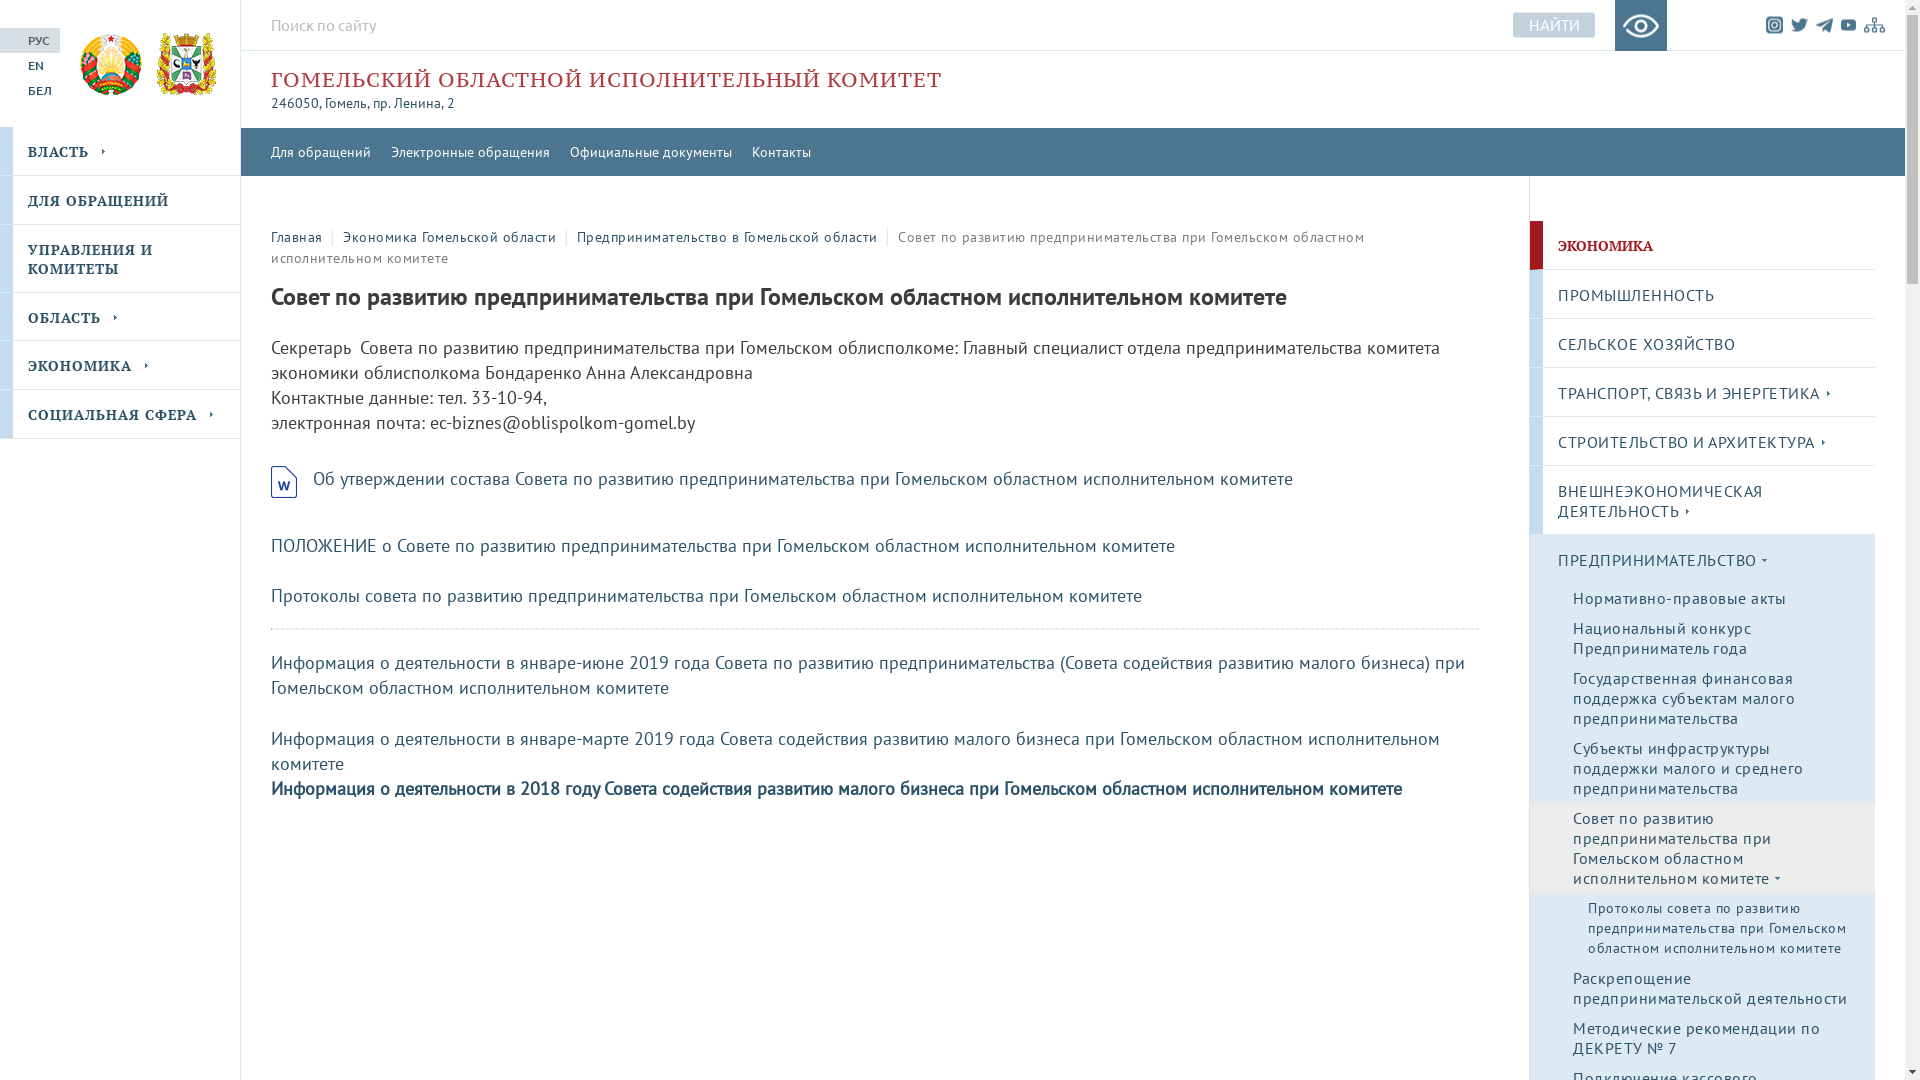  Describe the element at coordinates (0, 64) in the screenshot. I see `'EN'` at that location.